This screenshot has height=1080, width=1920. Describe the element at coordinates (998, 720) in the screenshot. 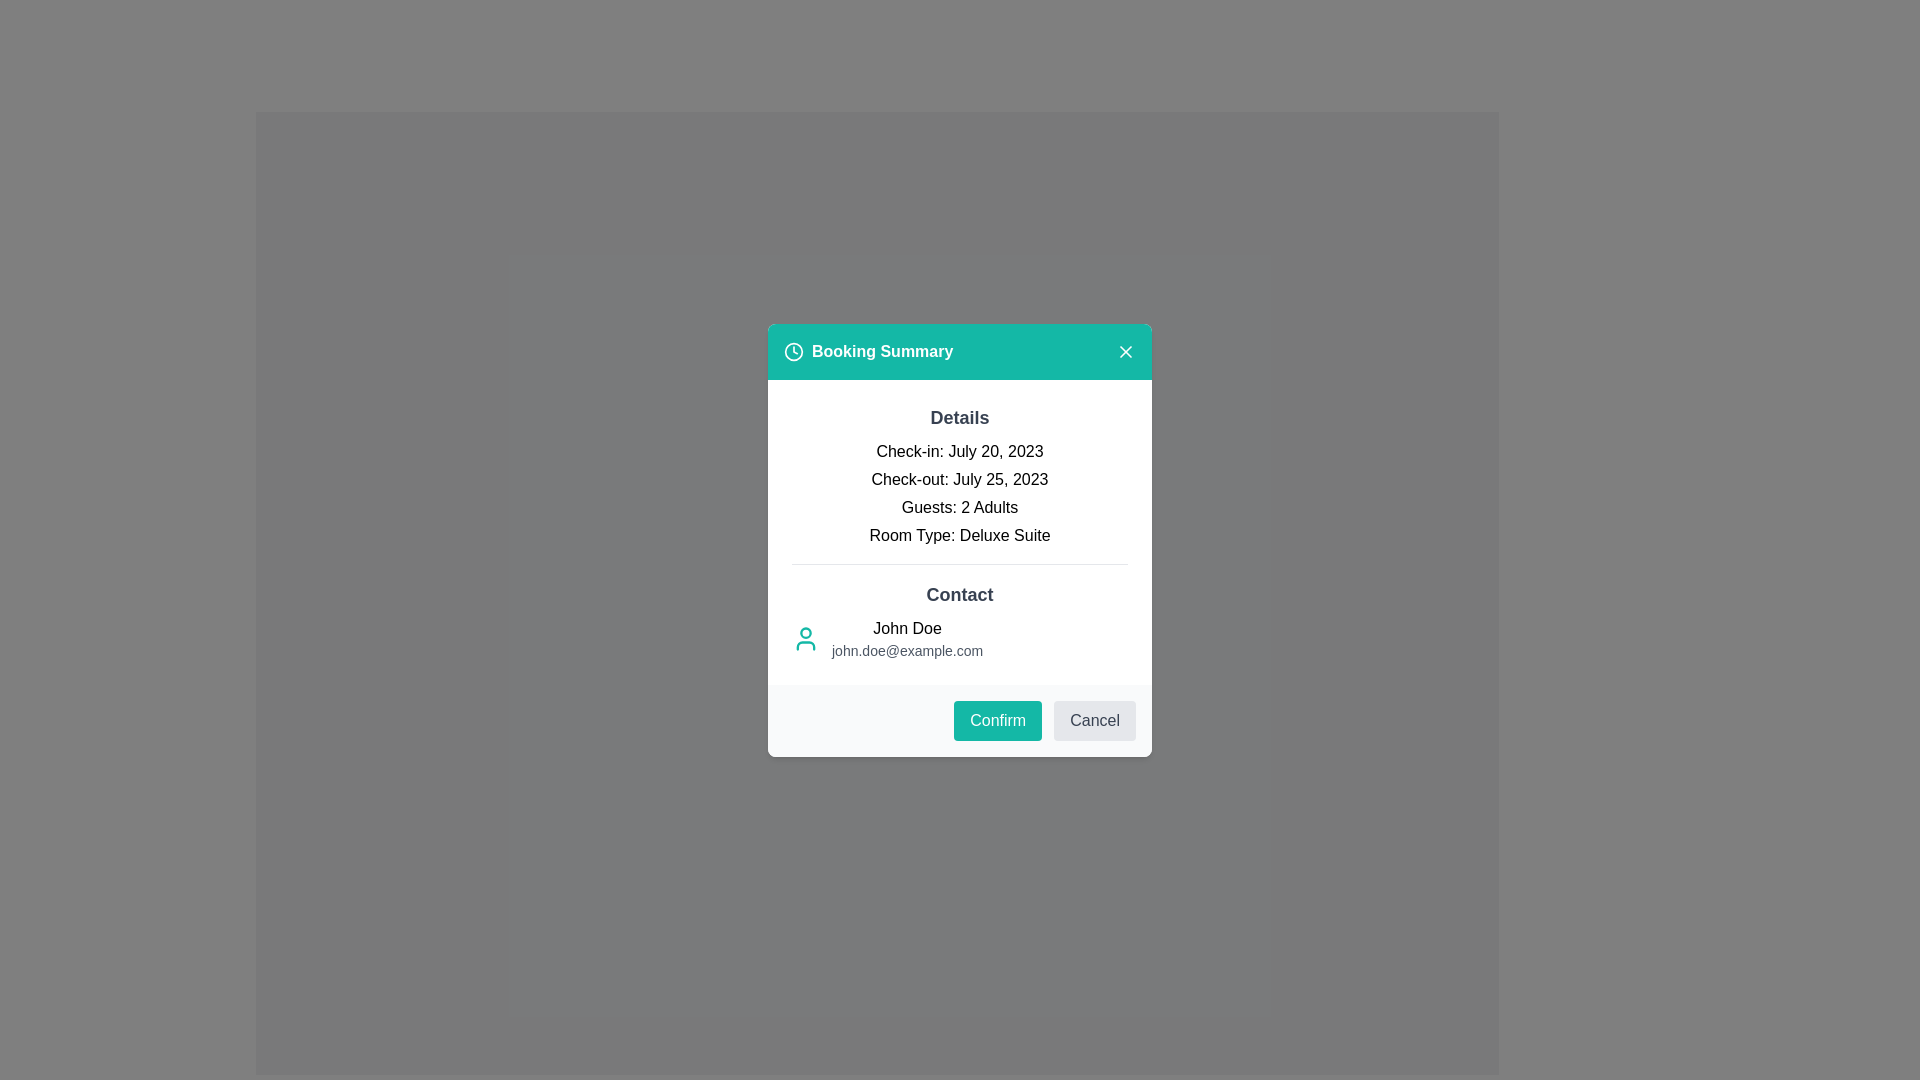

I see `the confirm button located in the bottom-right corner of the modal interface, which is the leftmost button next to the 'Cancel' button to confirm the action` at that location.